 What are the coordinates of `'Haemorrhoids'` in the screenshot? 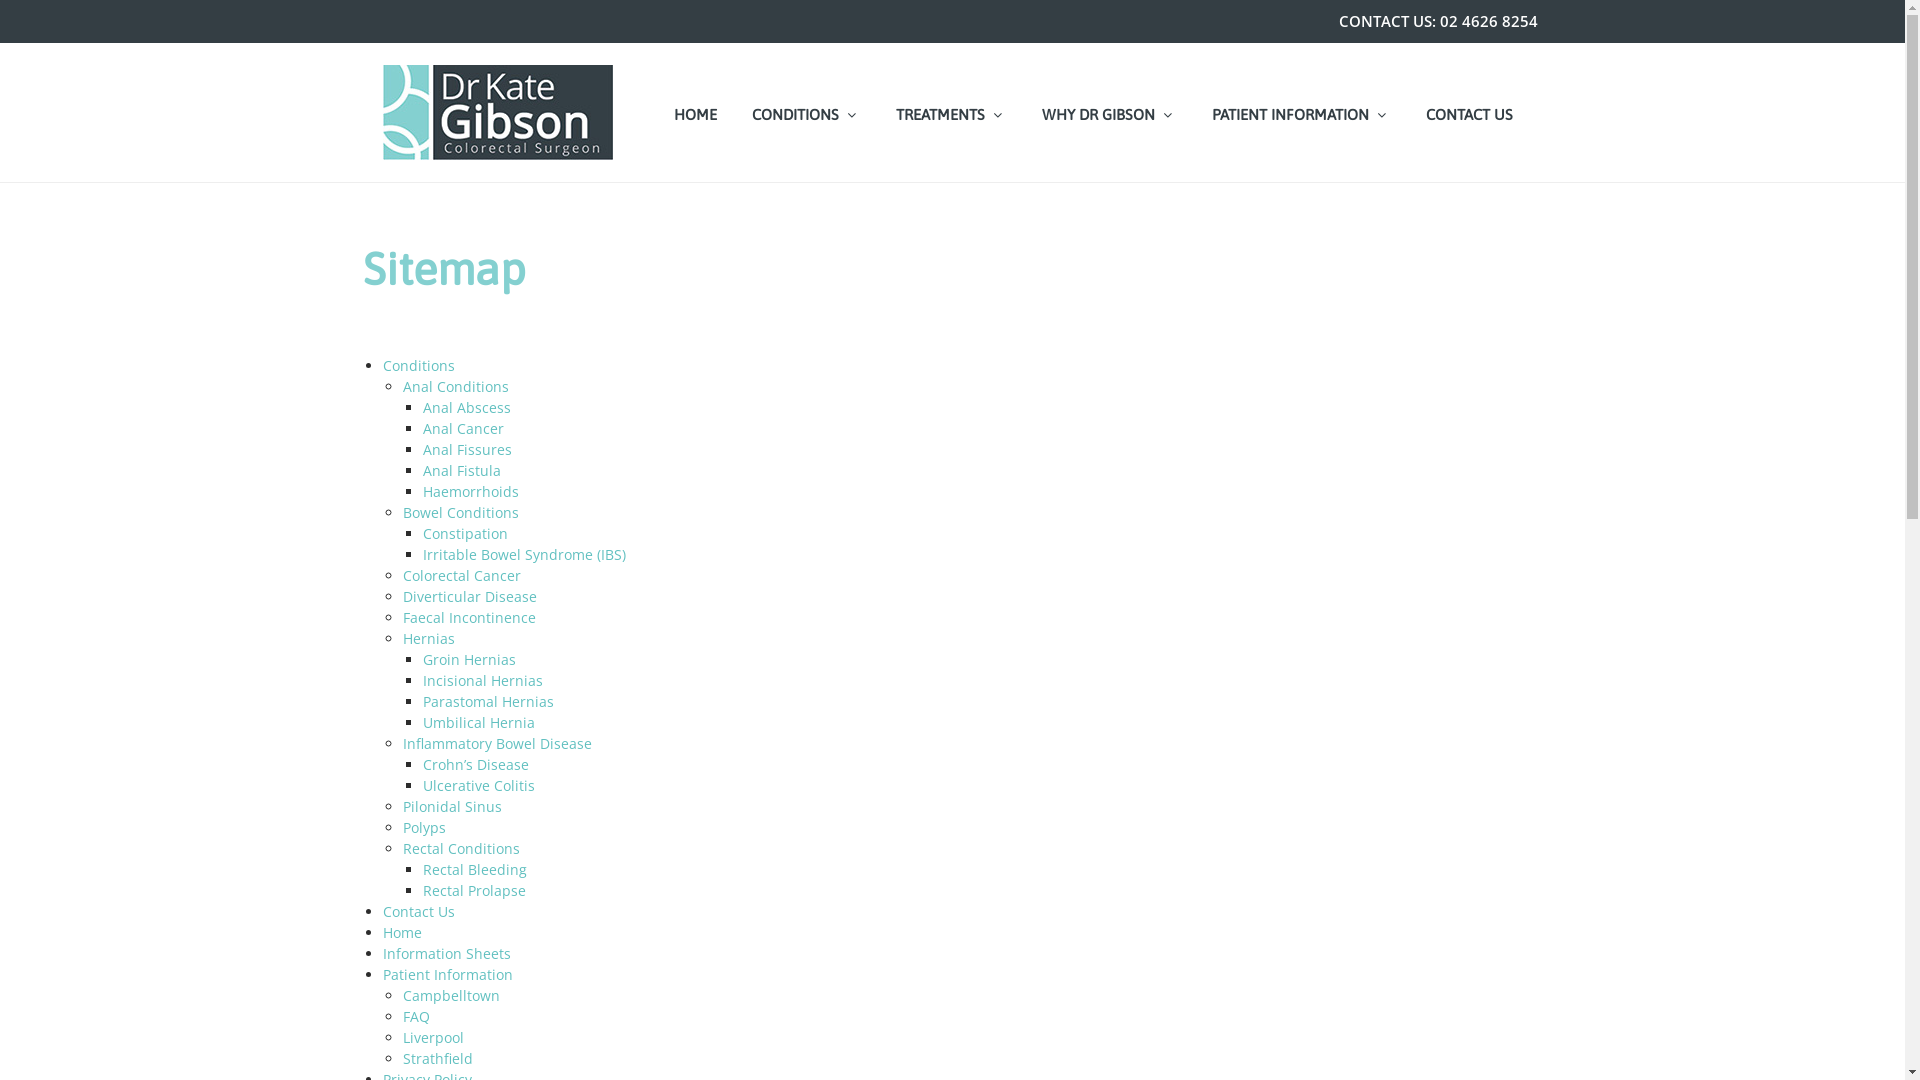 It's located at (421, 491).